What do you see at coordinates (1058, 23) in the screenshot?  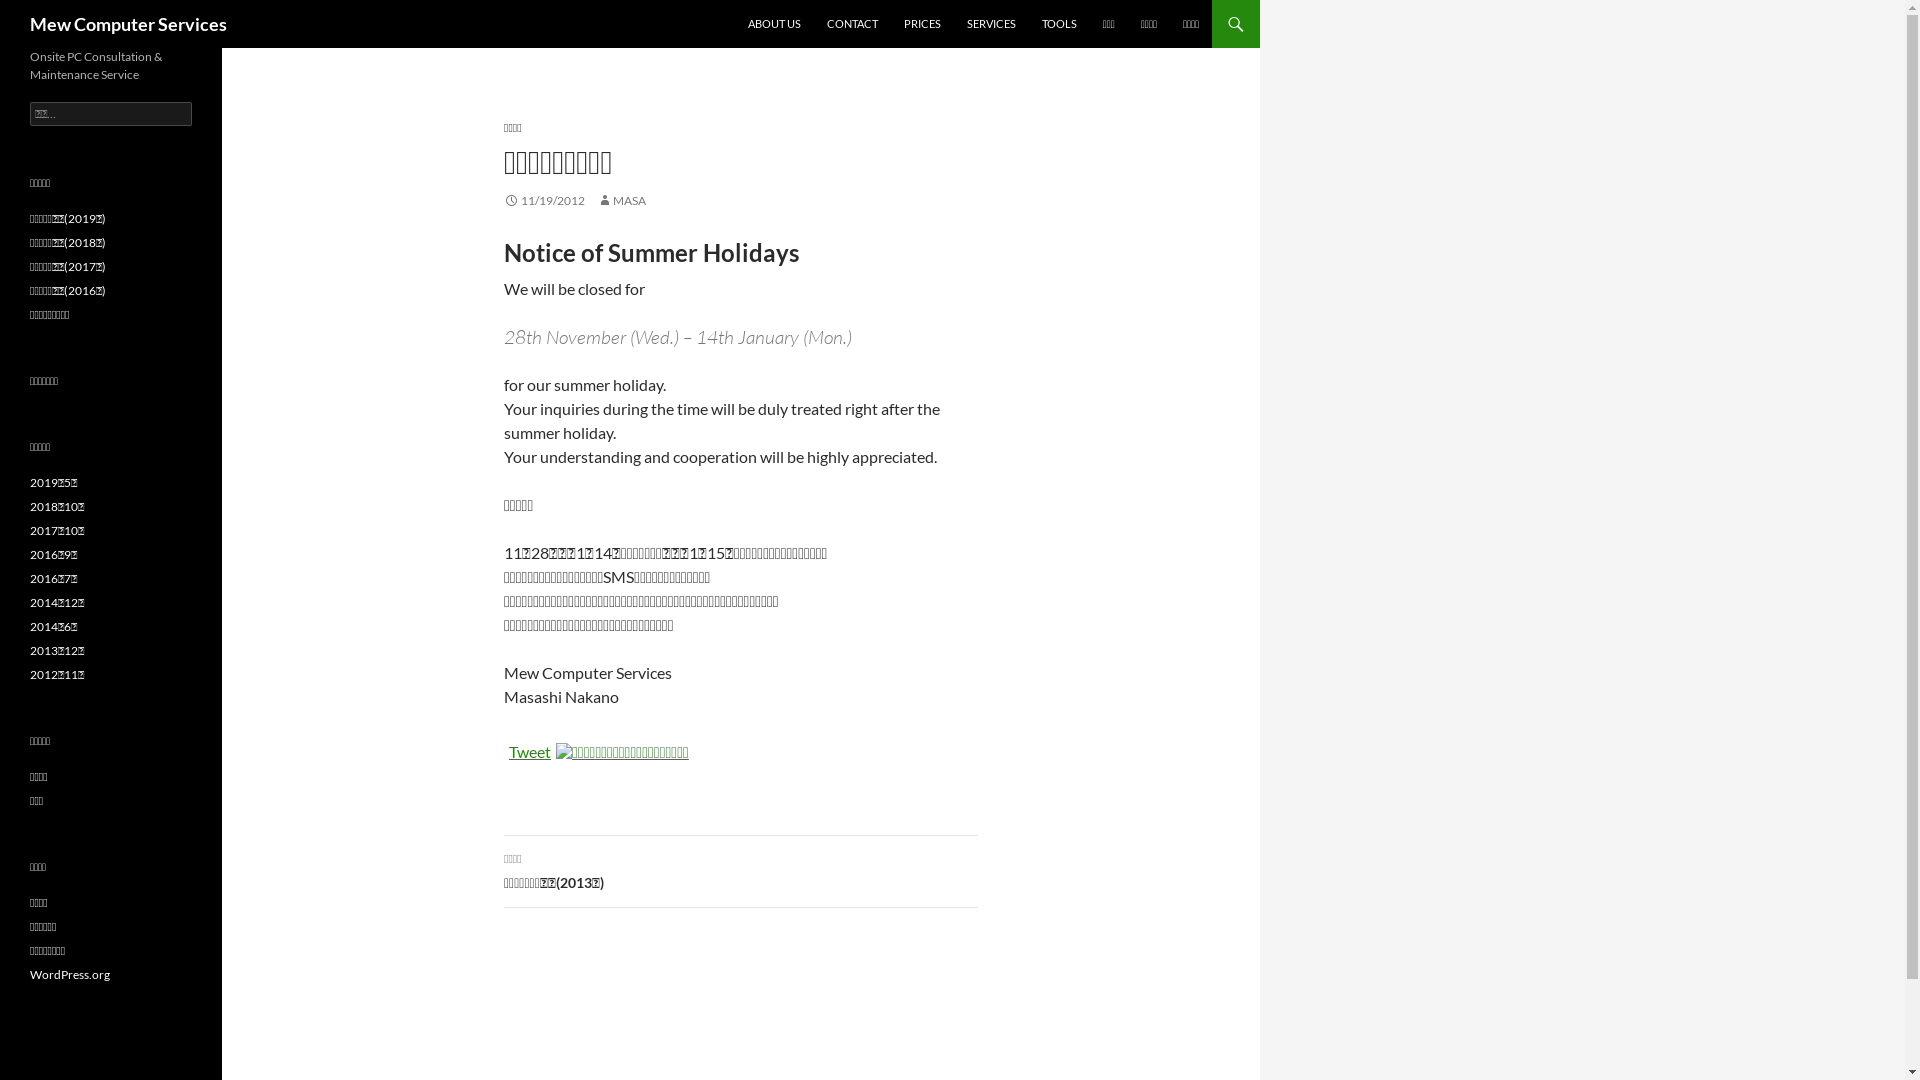 I see `'TOOLS'` at bounding box center [1058, 23].